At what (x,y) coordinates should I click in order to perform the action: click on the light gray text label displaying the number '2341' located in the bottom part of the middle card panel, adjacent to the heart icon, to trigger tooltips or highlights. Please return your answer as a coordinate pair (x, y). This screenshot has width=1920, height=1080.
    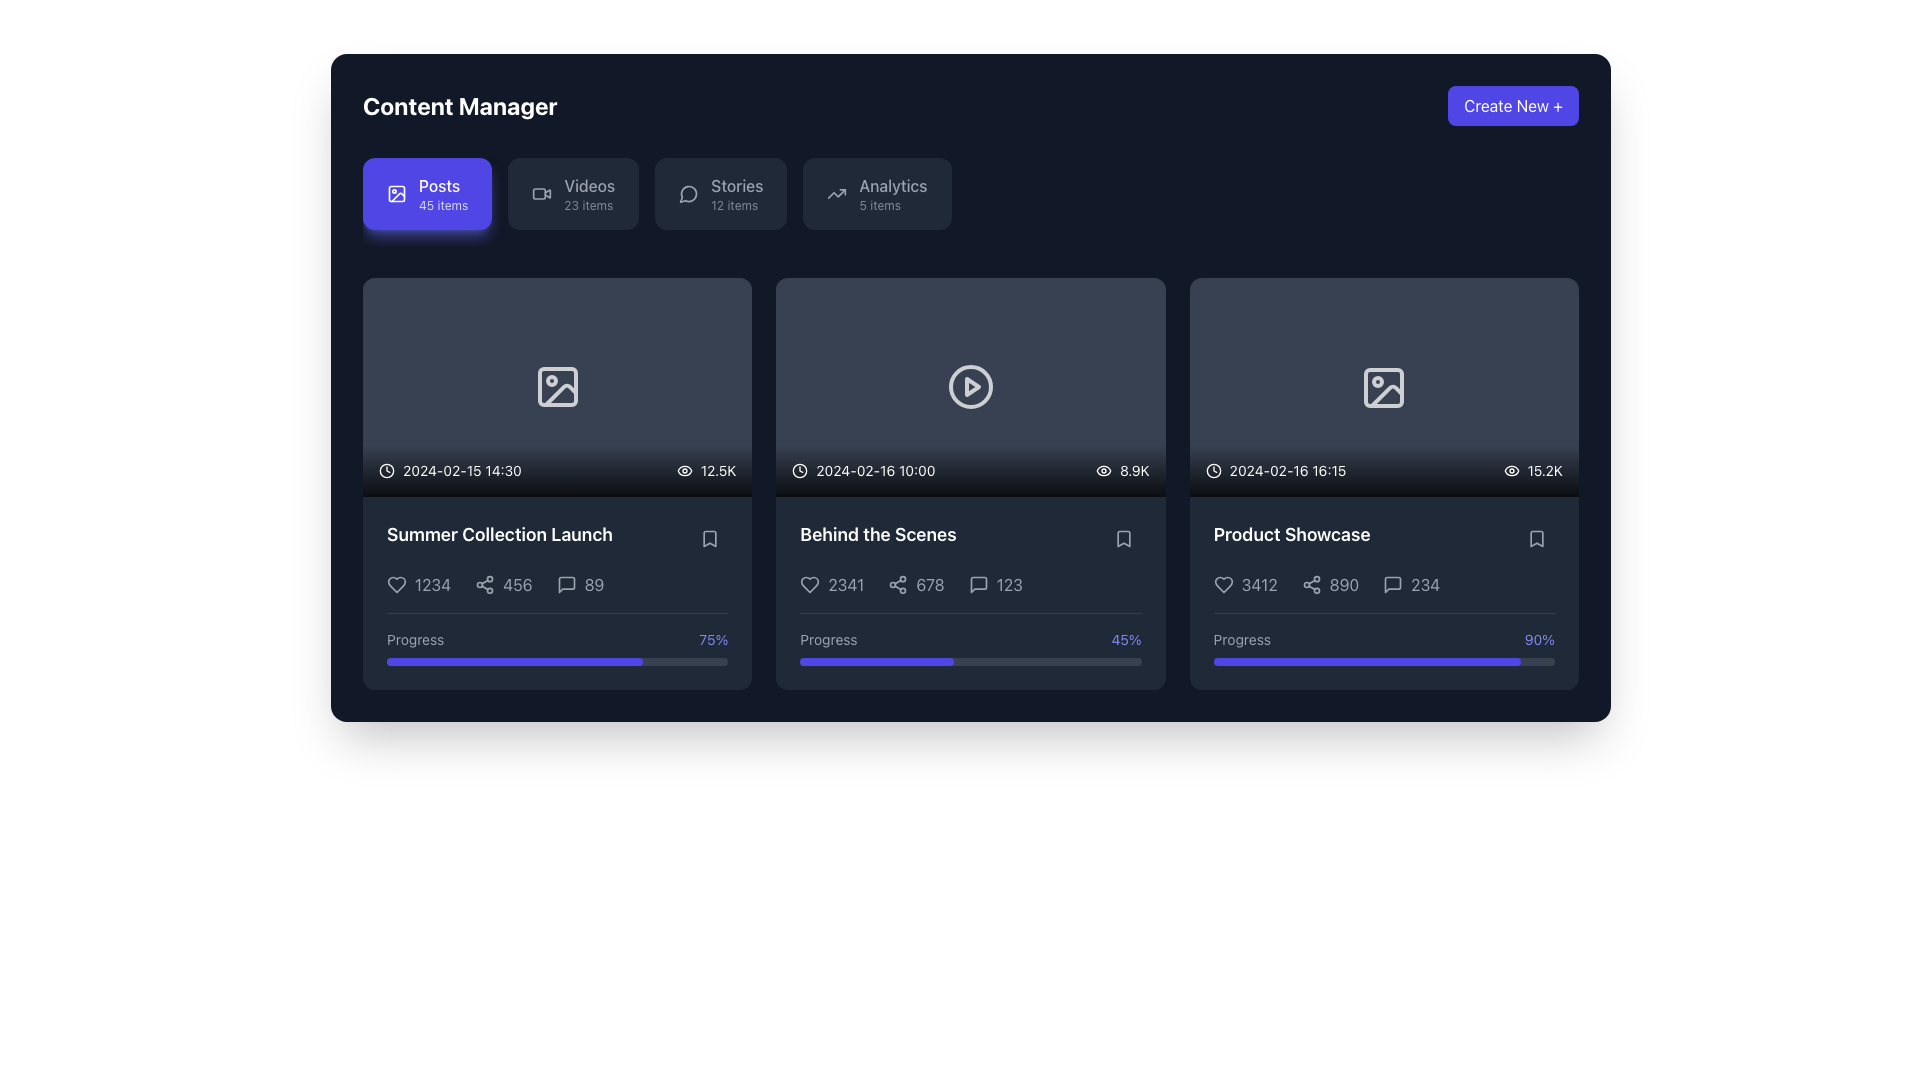
    Looking at the image, I should click on (832, 584).